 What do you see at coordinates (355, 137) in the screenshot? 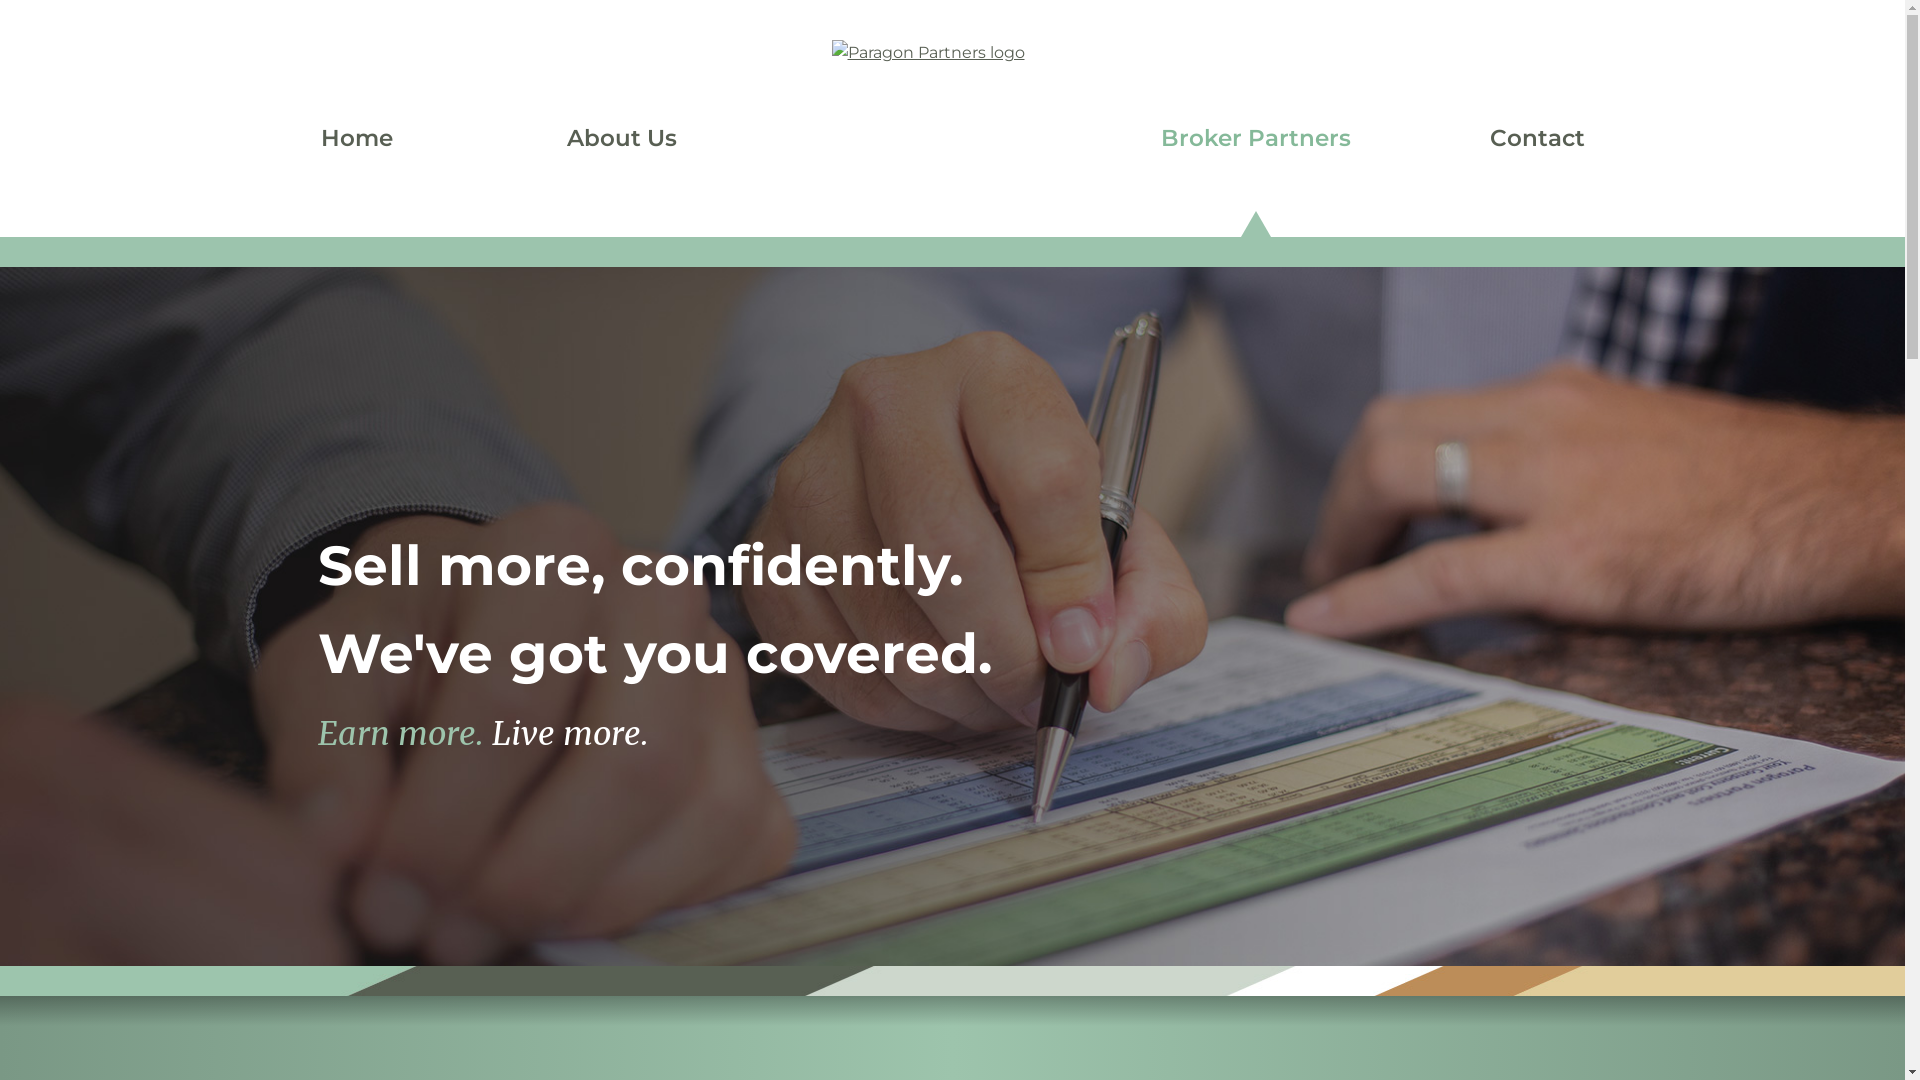
I see `'Home'` at bounding box center [355, 137].